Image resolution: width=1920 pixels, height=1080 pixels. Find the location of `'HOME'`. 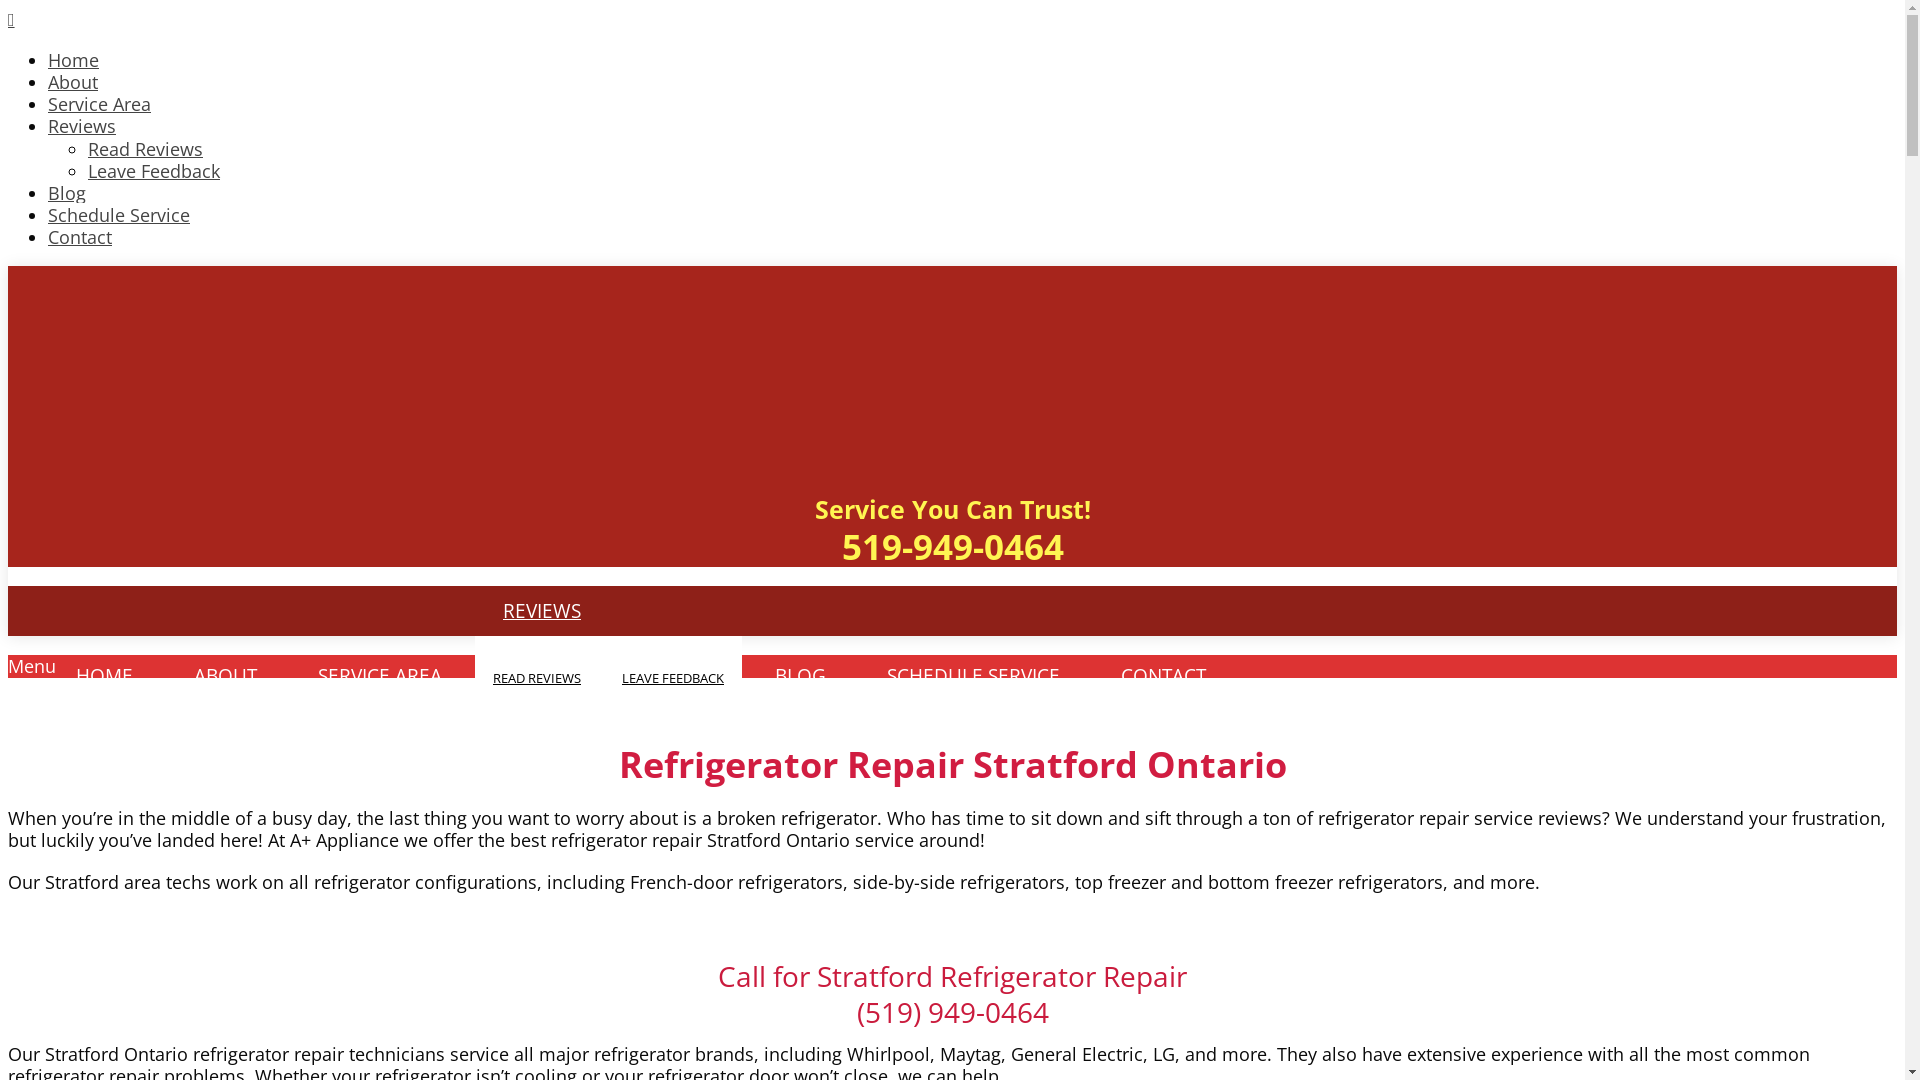

'HOME' is located at coordinates (48, 675).